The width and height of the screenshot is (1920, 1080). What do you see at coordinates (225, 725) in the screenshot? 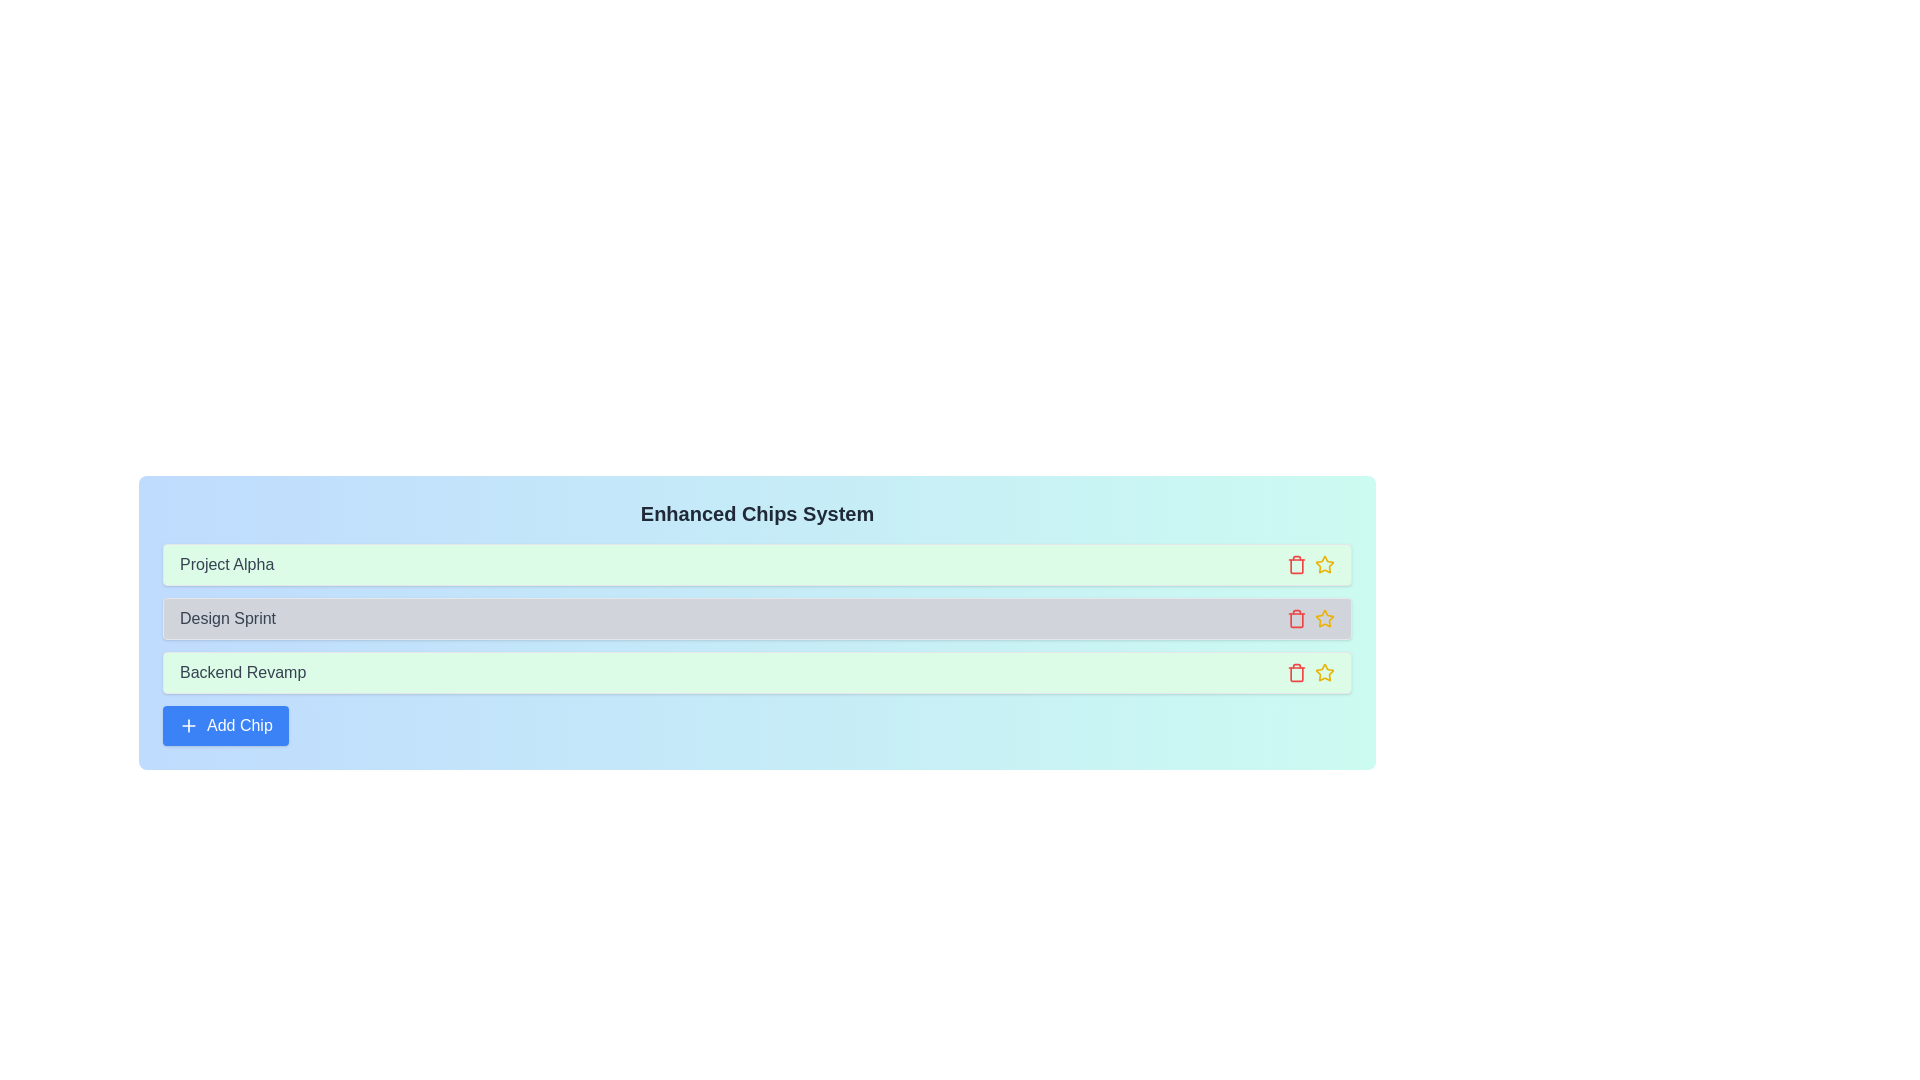
I see `the 'Add Chip' button to add a new chip to the list` at bounding box center [225, 725].